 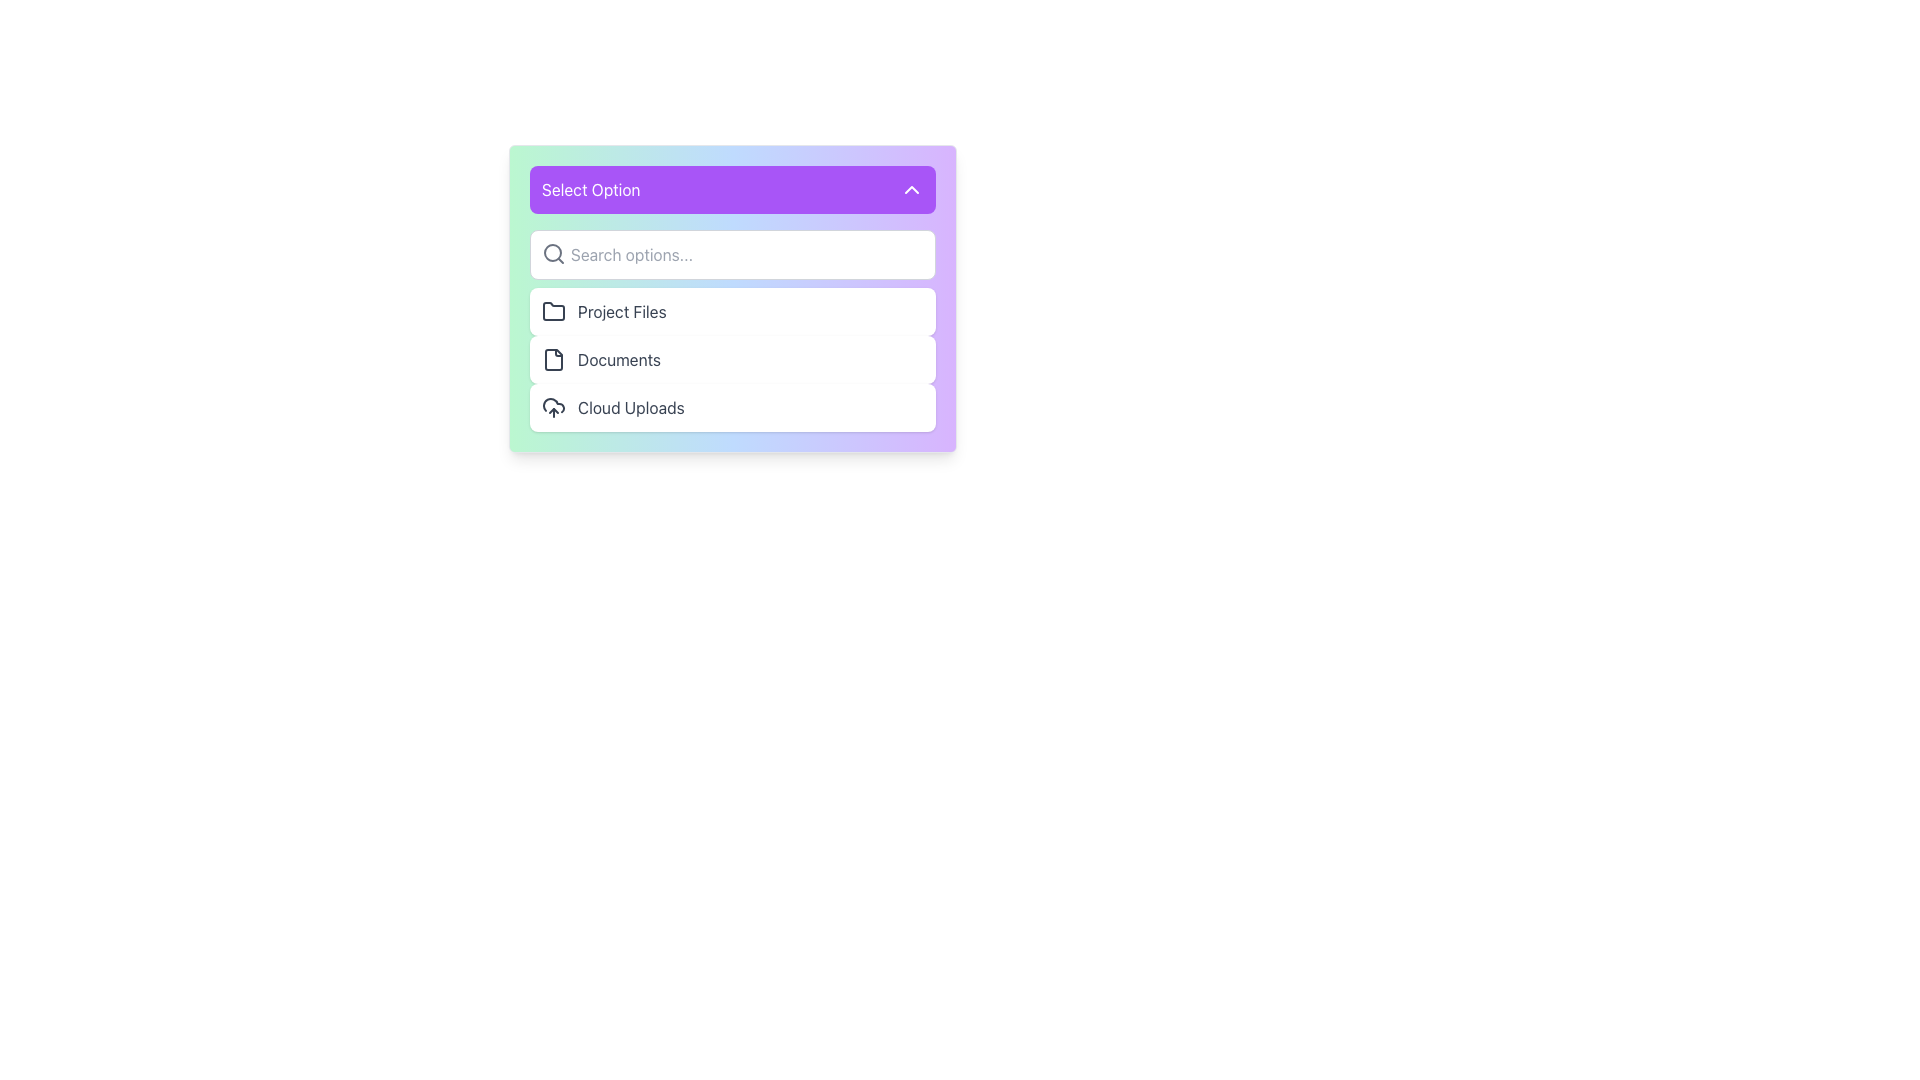 I want to click on the toggle icon in the top-right corner of the 'Select Option' purple header, so click(x=911, y=189).